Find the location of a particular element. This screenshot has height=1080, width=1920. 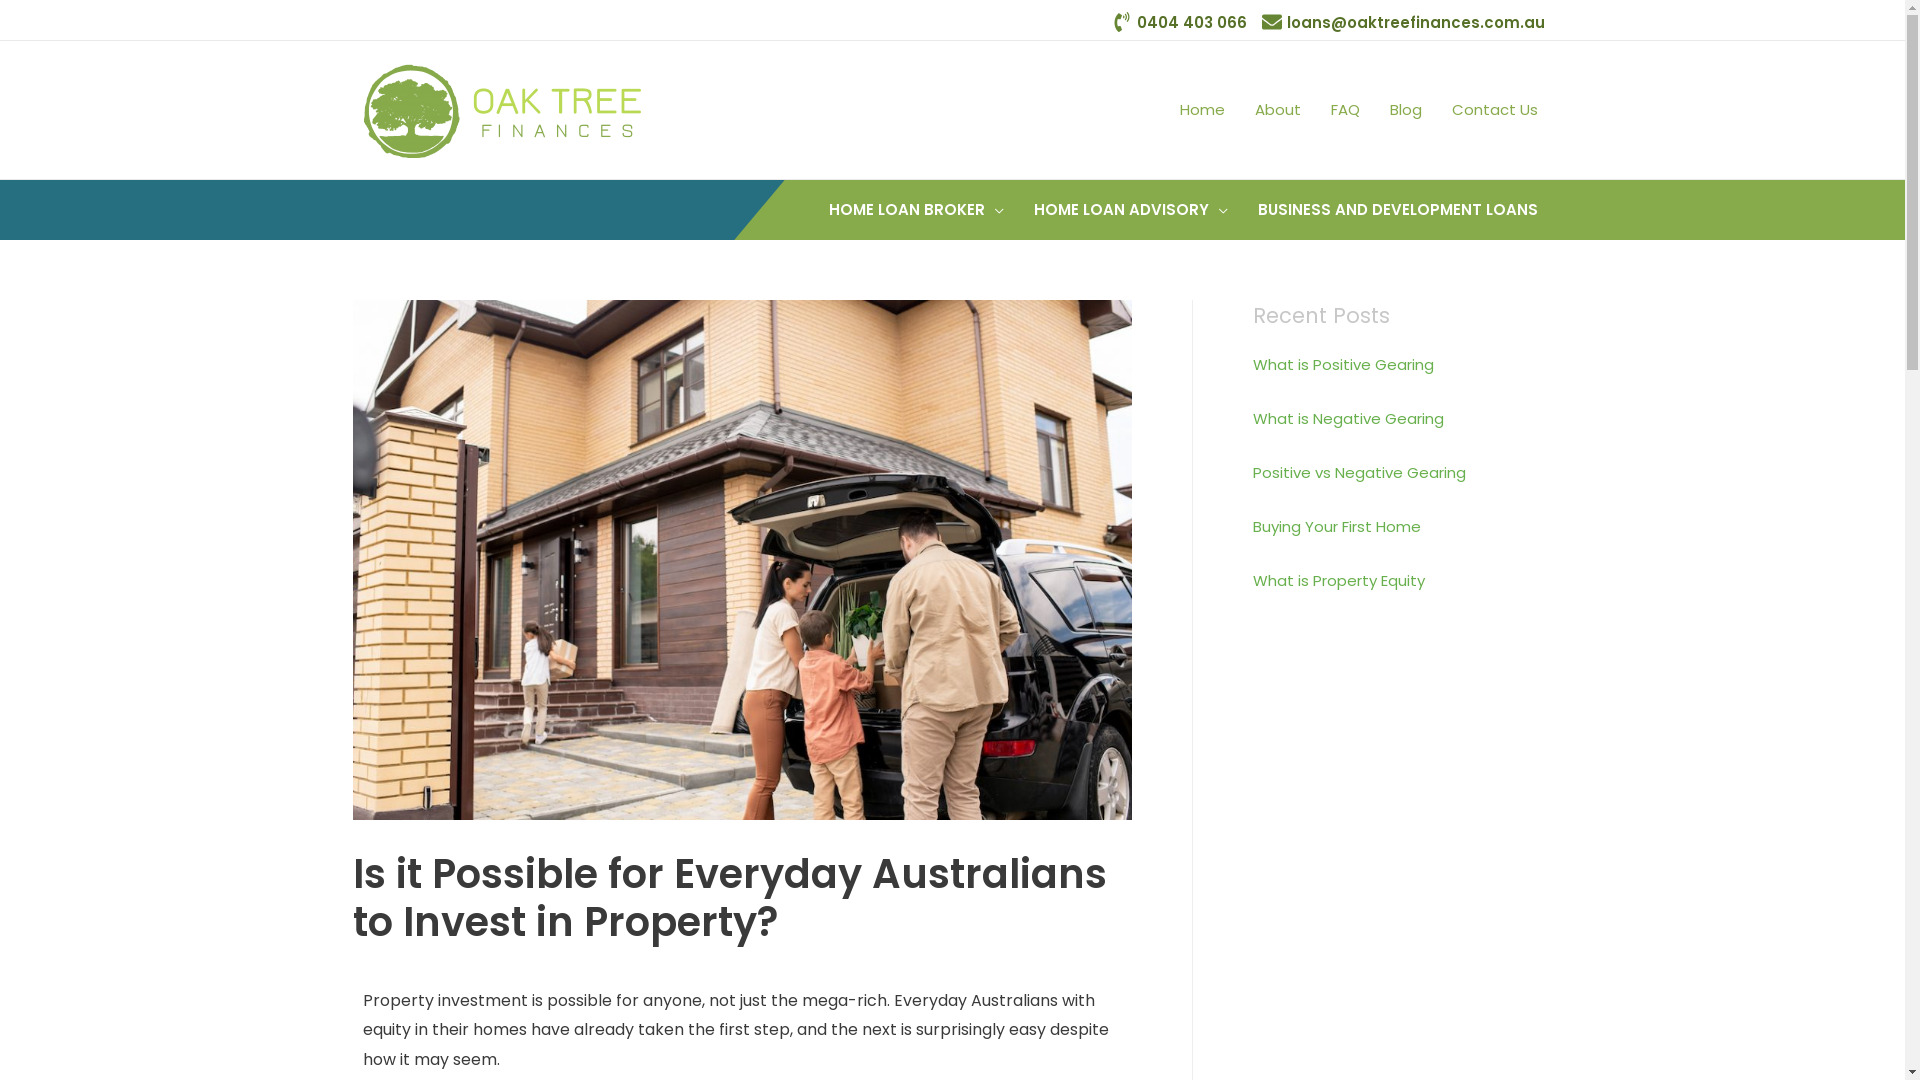

'Contact Us' is located at coordinates (1493, 110).